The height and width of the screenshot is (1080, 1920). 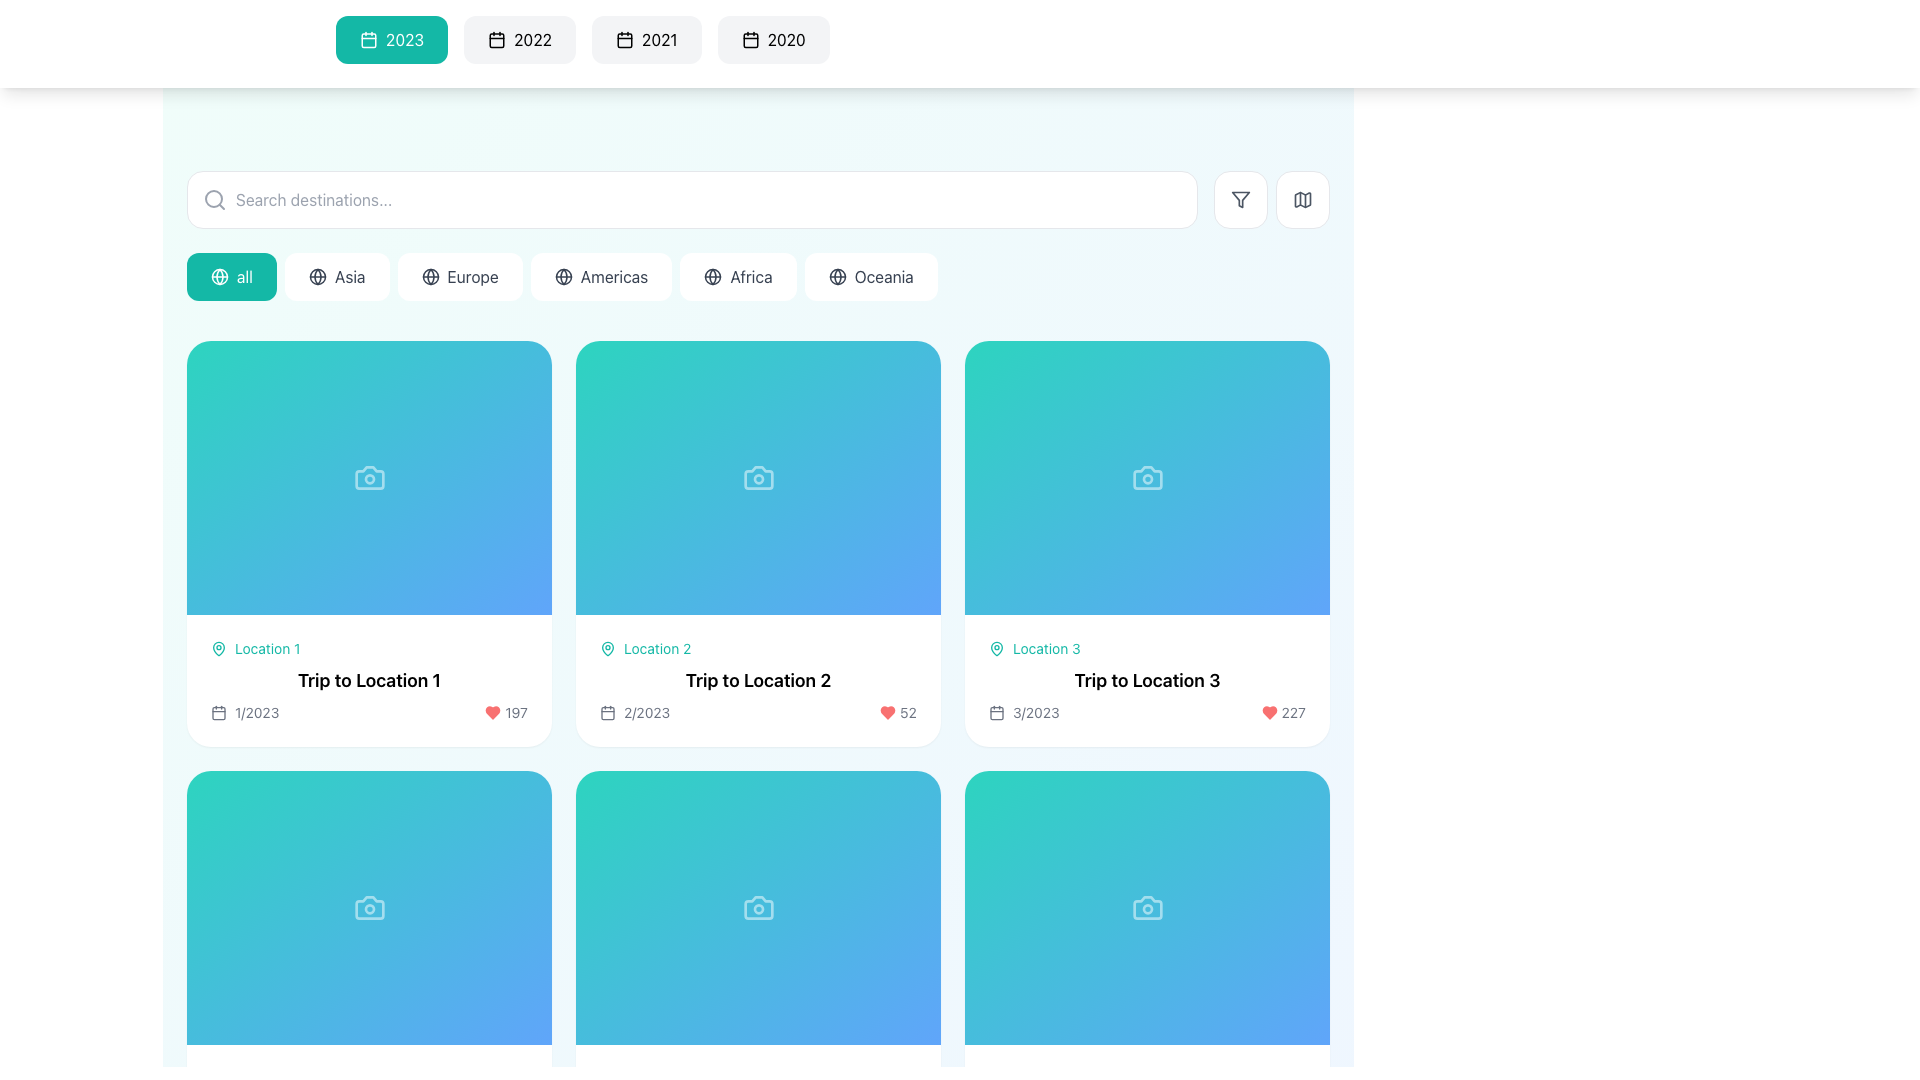 What do you see at coordinates (757, 477) in the screenshot?
I see `the camera icon, which is a simple and minimalistic line-art style icon, white and semi-transparent, located centrally within the card labeled 'Trip to Location 2'` at bounding box center [757, 477].